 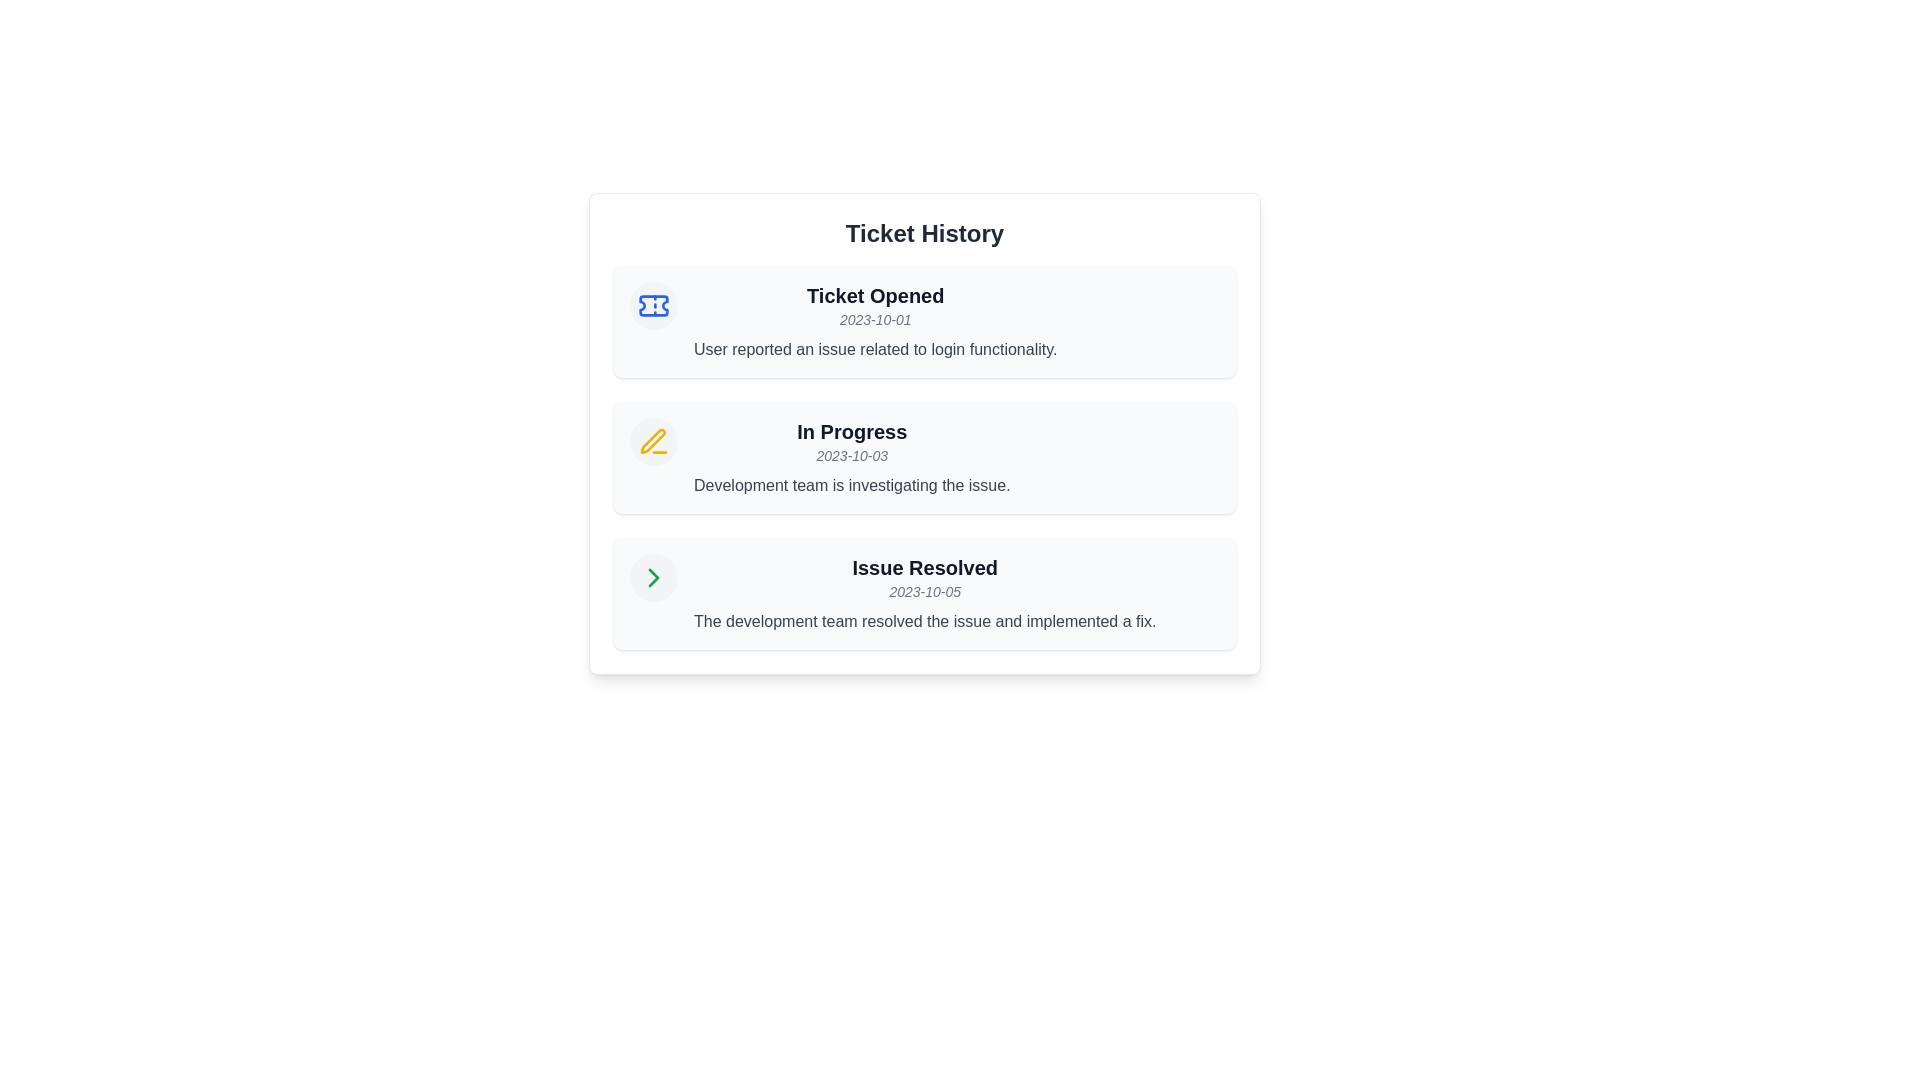 I want to click on the Chevron icon located to the right of the 'Issue Resolved' text block in the ticket history display to indicate further details or an actionable step, so click(x=653, y=578).